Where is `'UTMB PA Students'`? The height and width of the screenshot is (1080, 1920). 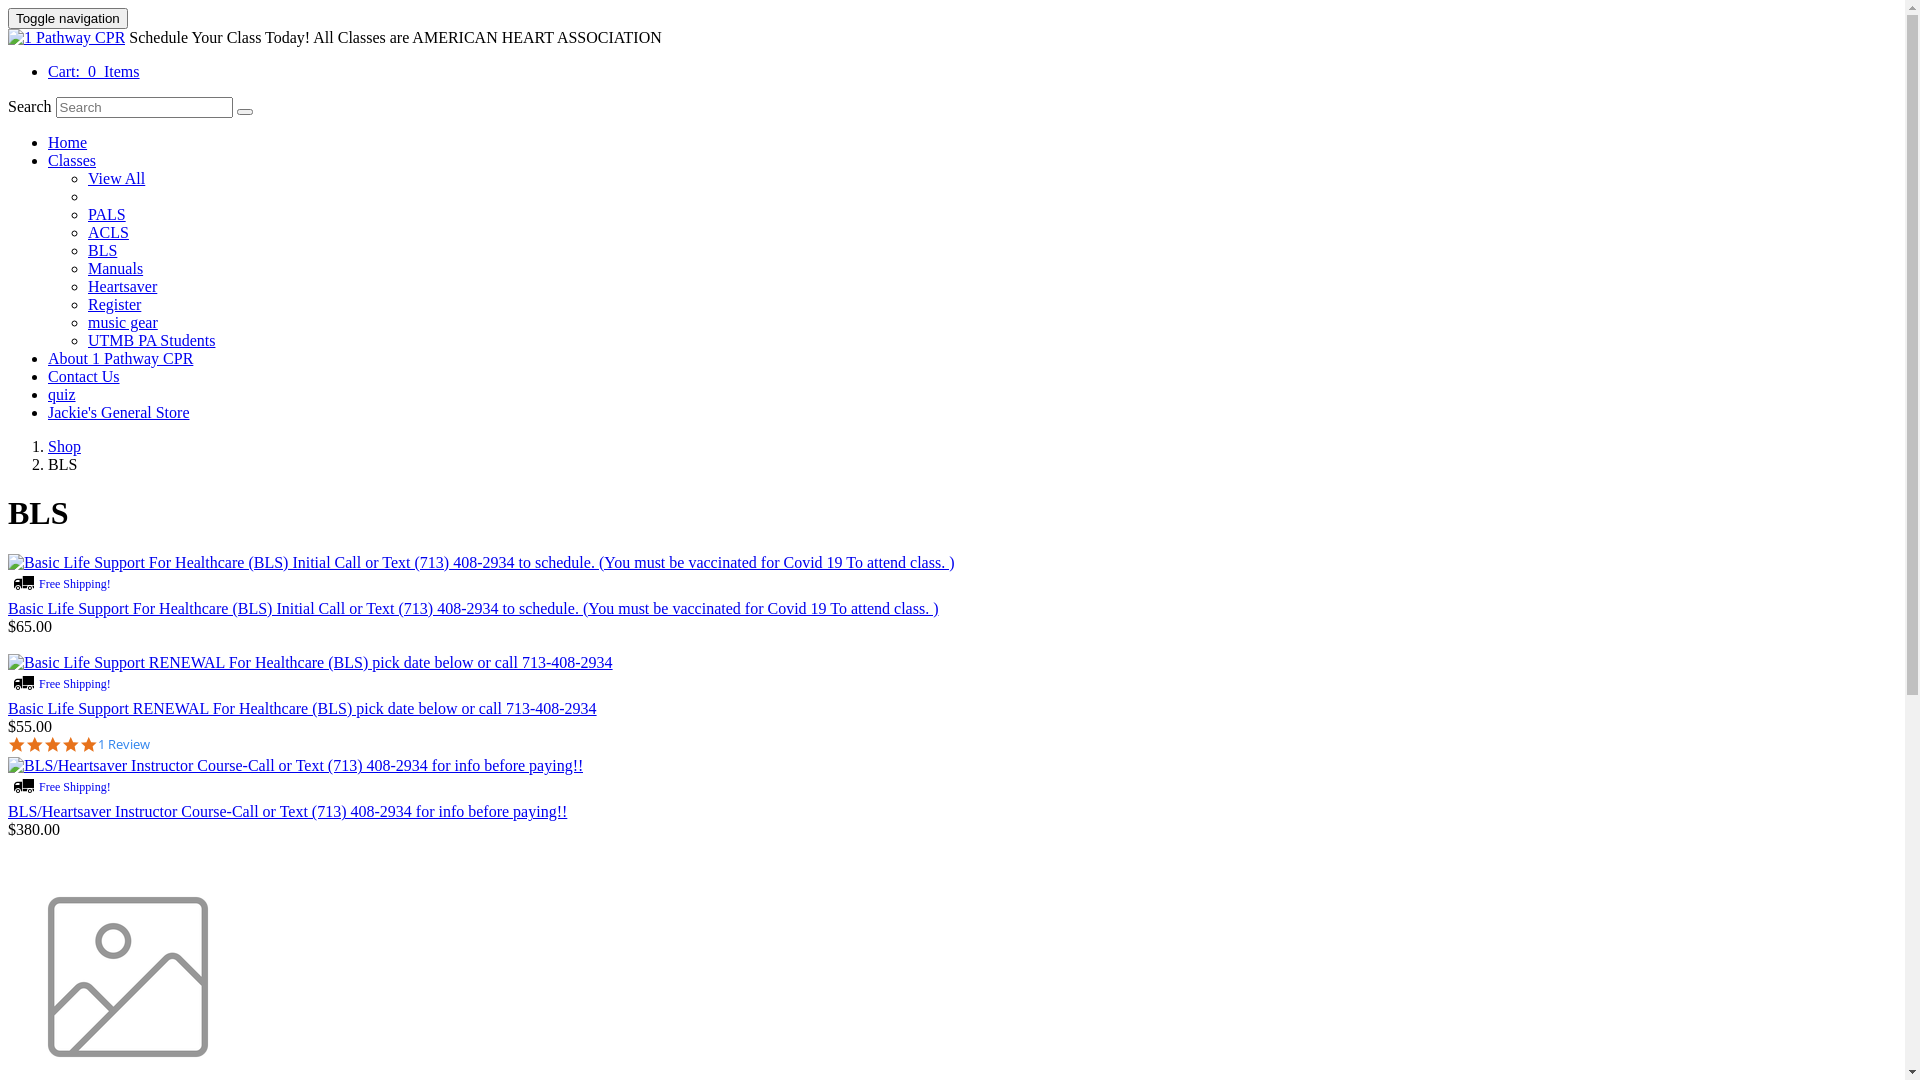
'UTMB PA Students' is located at coordinates (150, 339).